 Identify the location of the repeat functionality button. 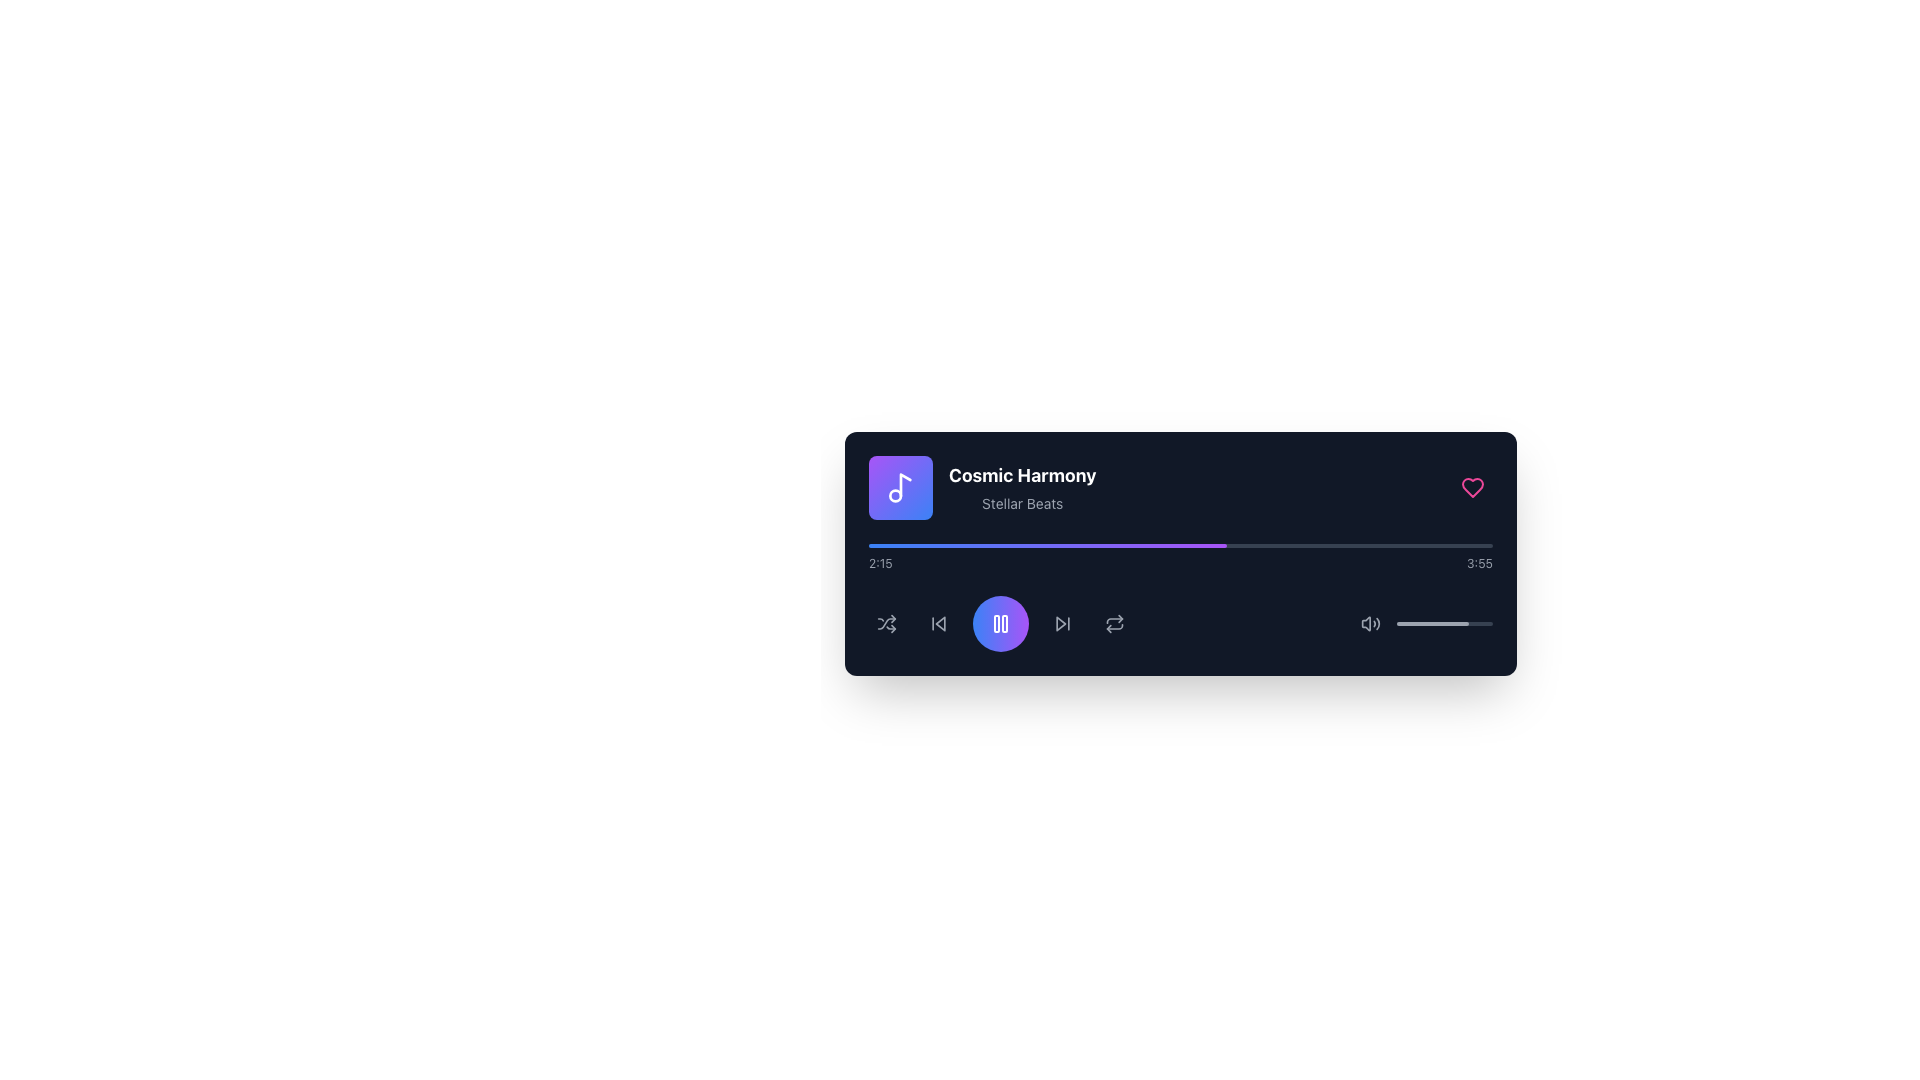
(1113, 623).